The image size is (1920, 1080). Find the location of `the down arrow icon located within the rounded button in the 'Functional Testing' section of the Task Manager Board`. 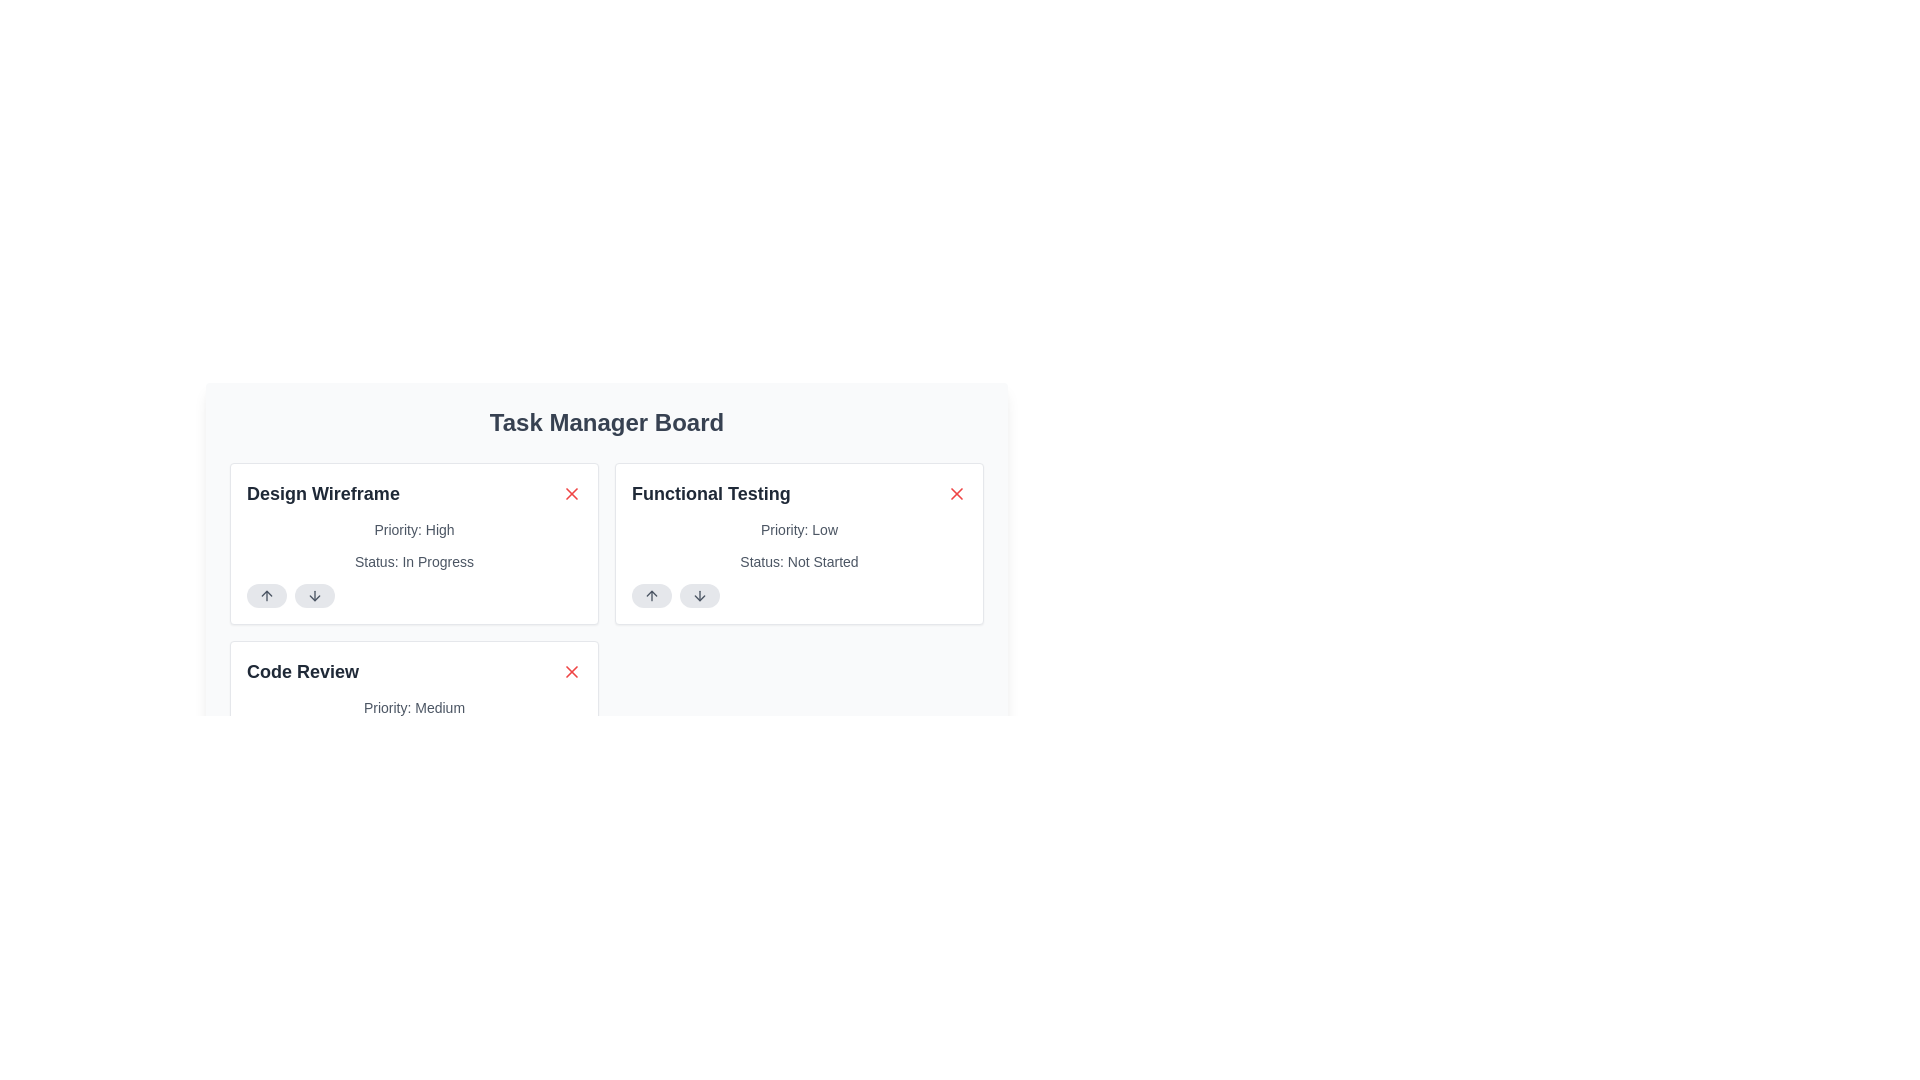

the down arrow icon located within the rounded button in the 'Functional Testing' section of the Task Manager Board is located at coordinates (700, 595).